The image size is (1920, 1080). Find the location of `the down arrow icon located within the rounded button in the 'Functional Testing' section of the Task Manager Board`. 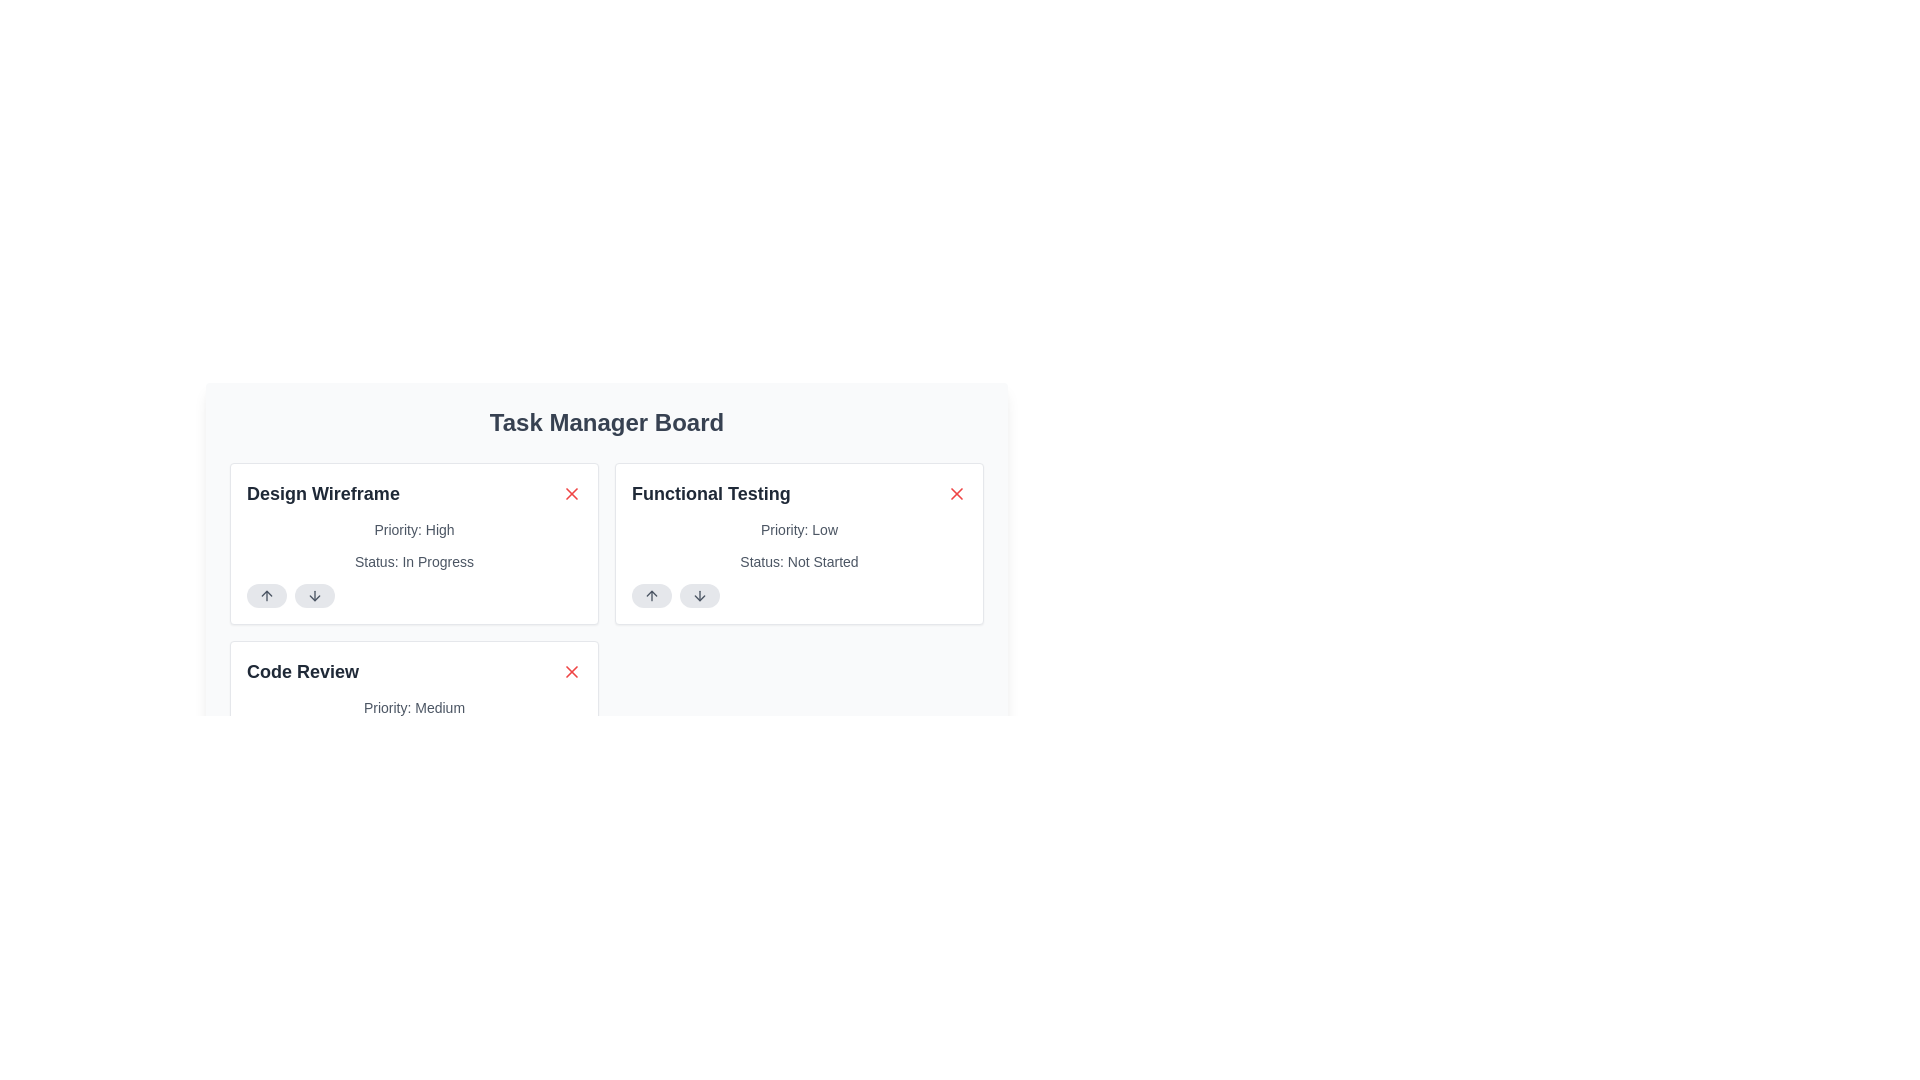

the down arrow icon located within the rounded button in the 'Functional Testing' section of the Task Manager Board is located at coordinates (700, 595).